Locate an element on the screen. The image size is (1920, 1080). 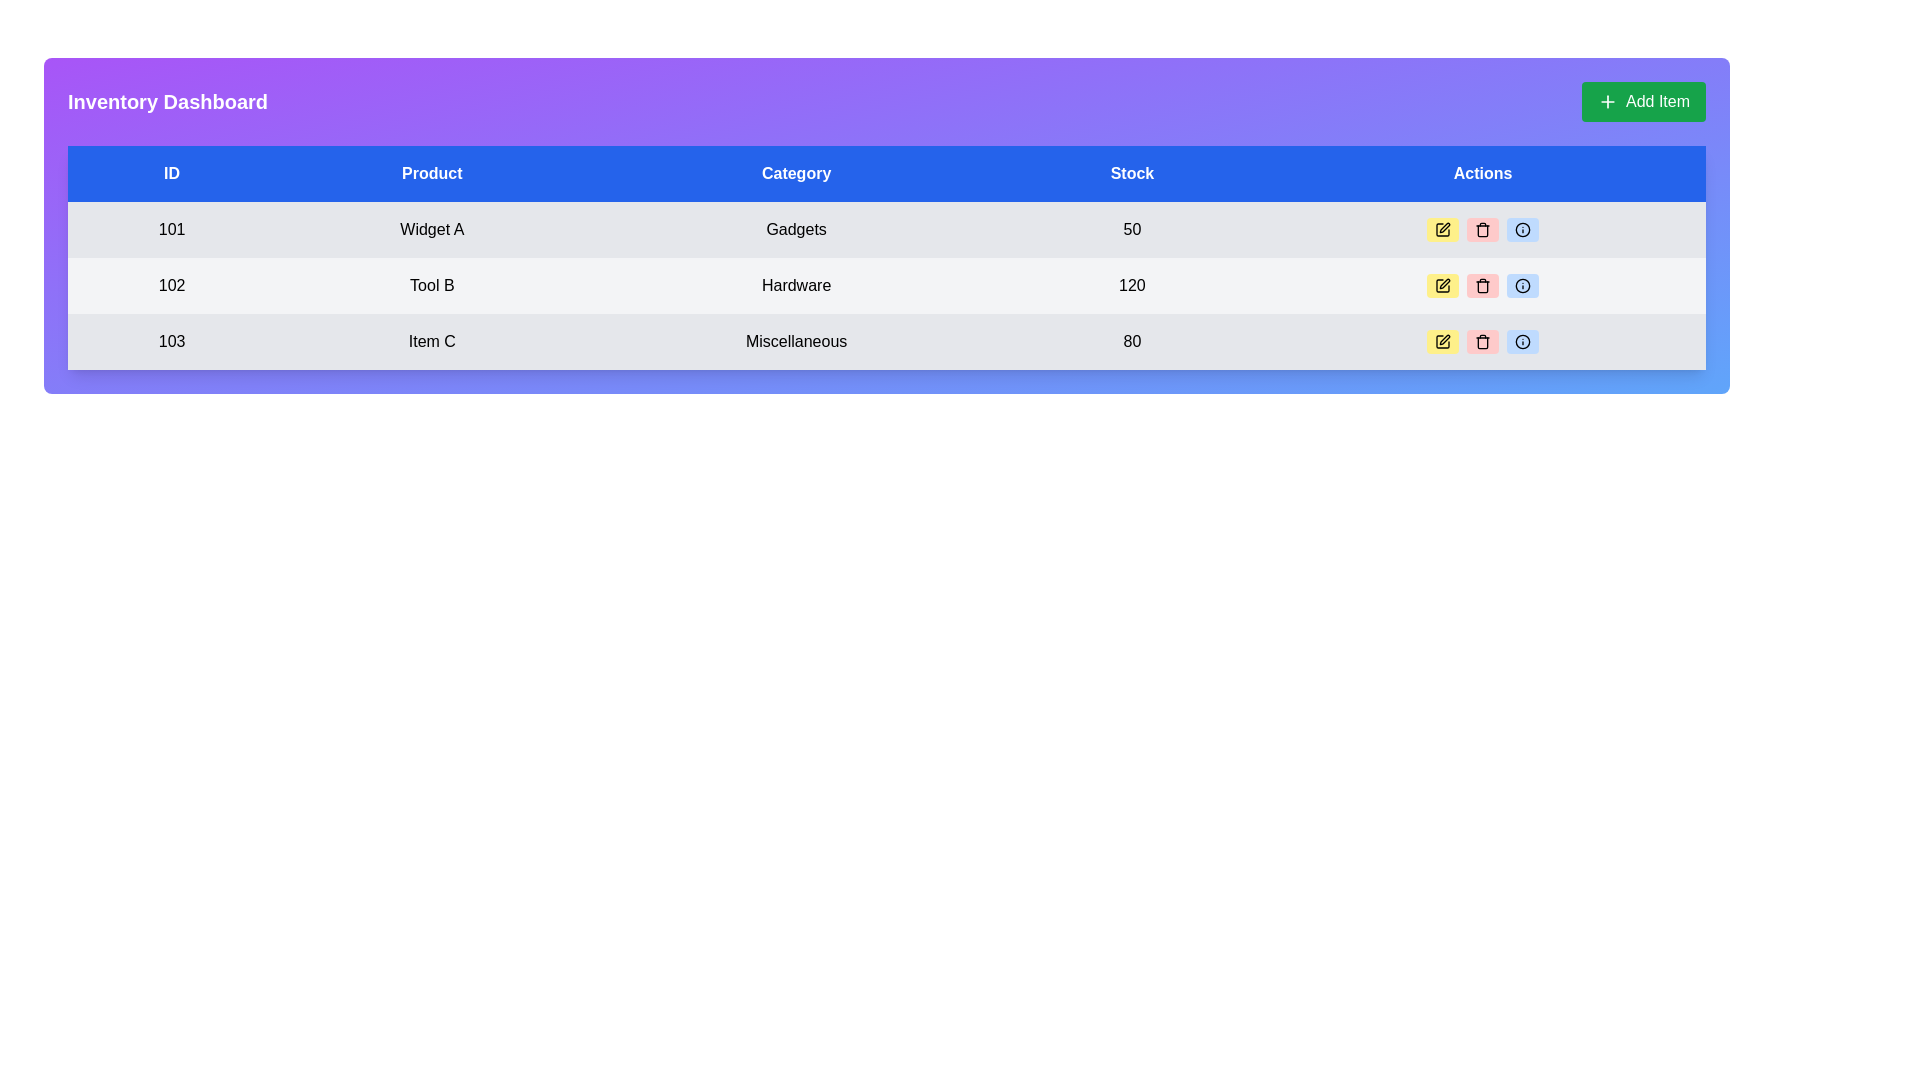
the information icon button located in the 'Actions' column of the third row of the table is located at coordinates (1521, 285).